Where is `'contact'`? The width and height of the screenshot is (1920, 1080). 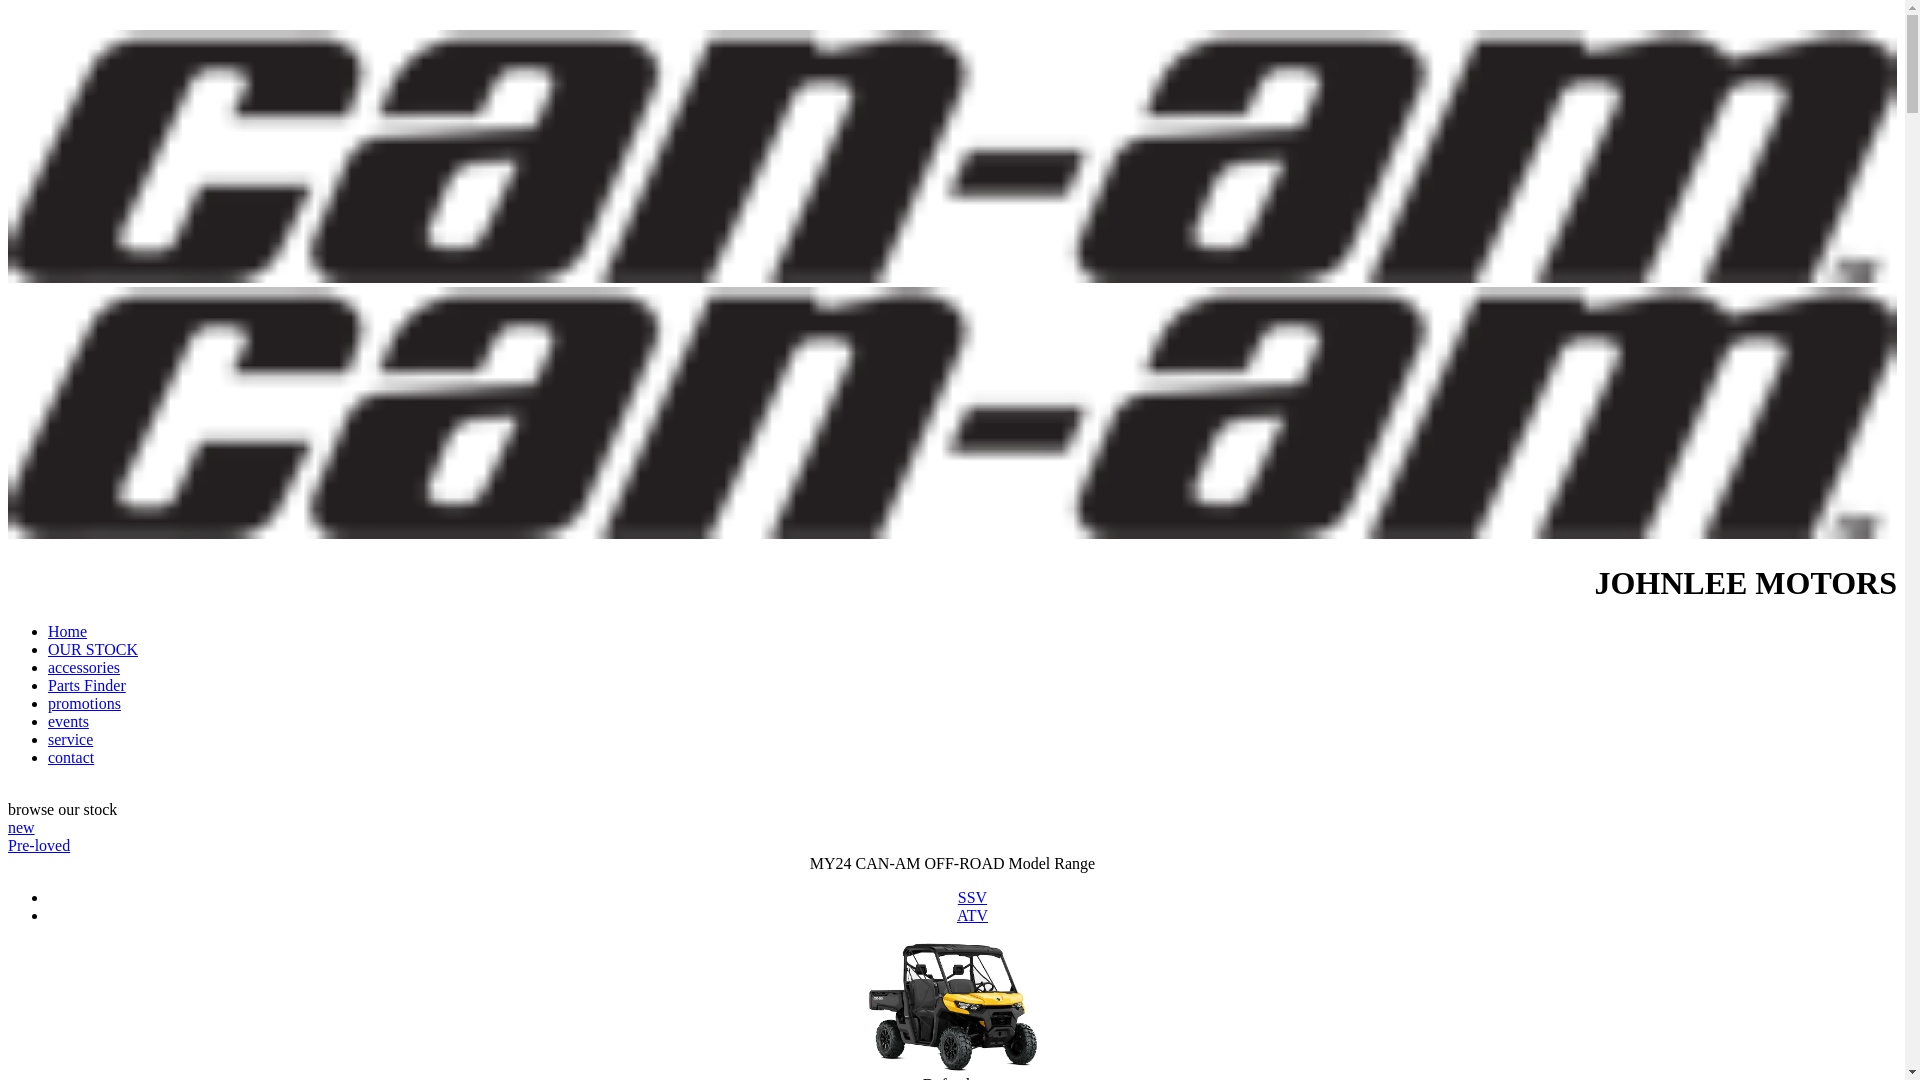 'contact' is located at coordinates (71, 757).